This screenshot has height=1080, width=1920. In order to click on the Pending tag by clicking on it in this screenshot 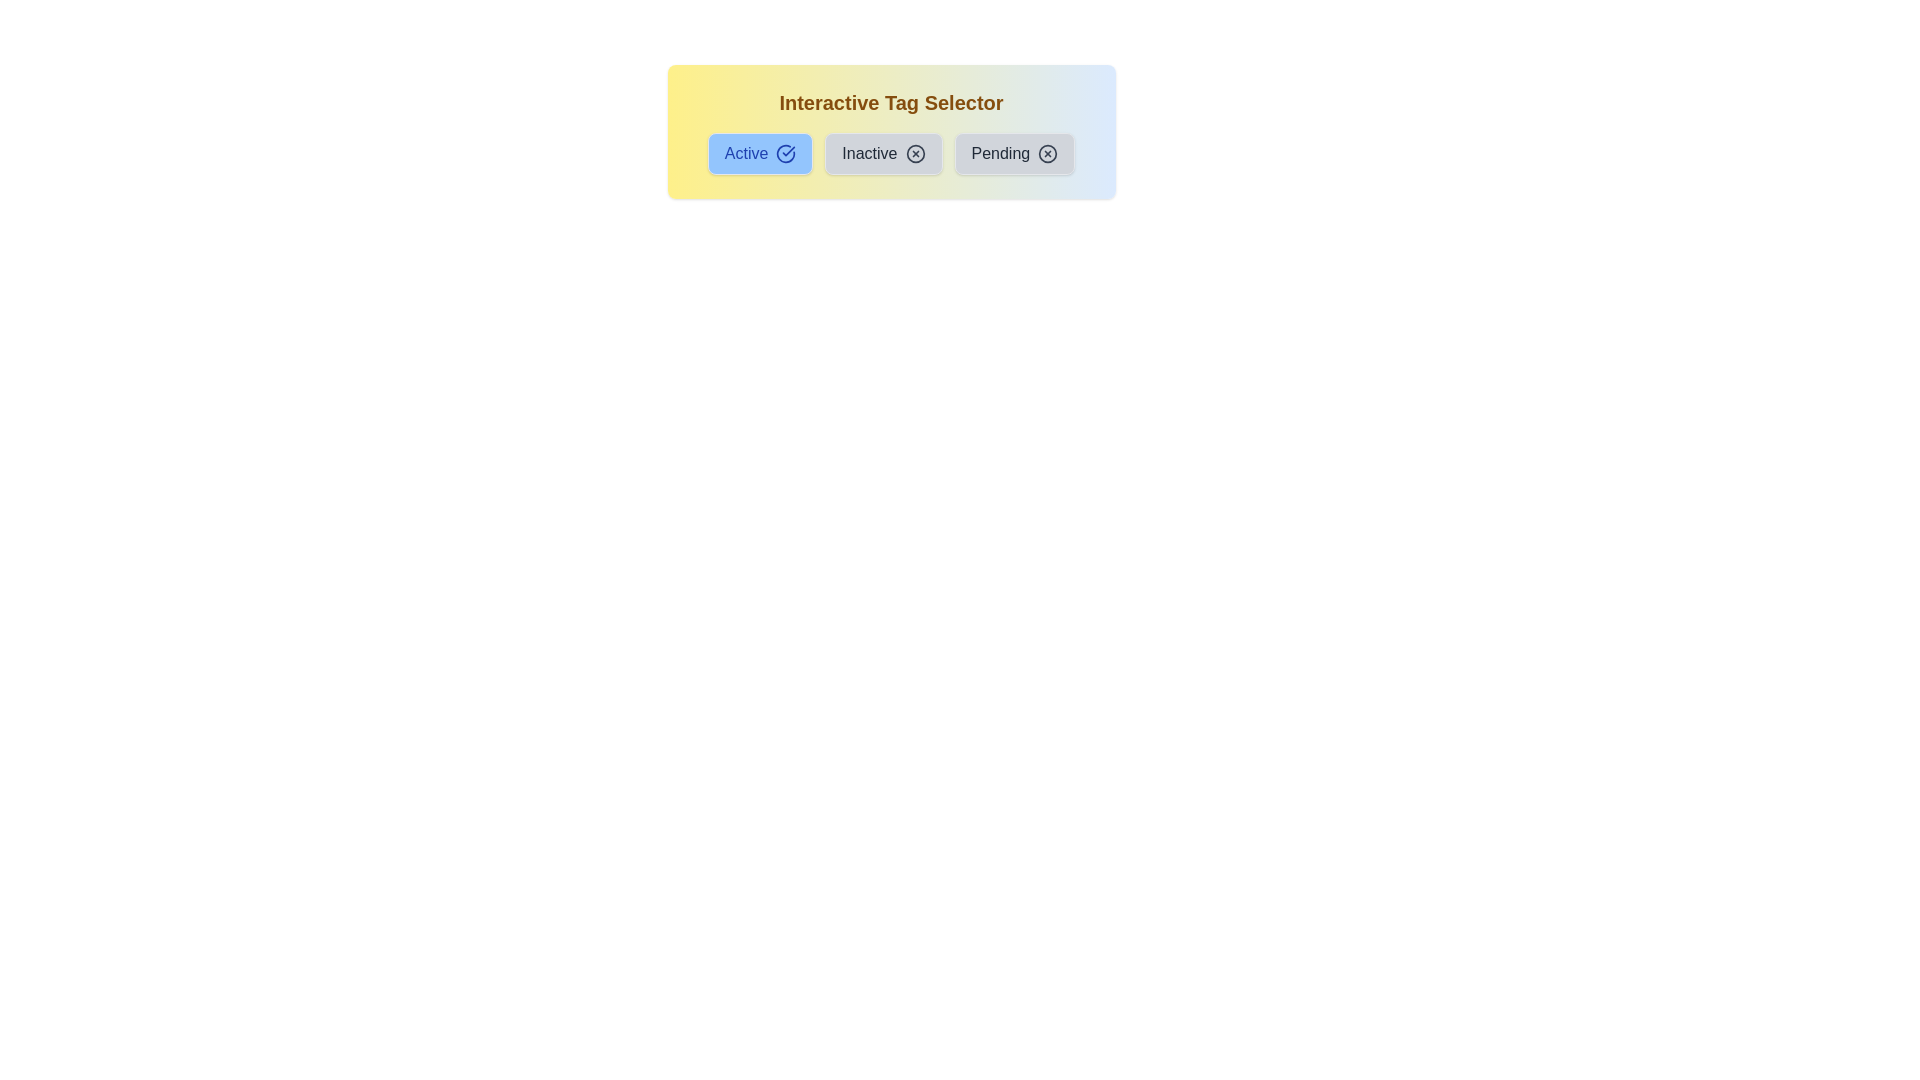, I will do `click(1013, 153)`.